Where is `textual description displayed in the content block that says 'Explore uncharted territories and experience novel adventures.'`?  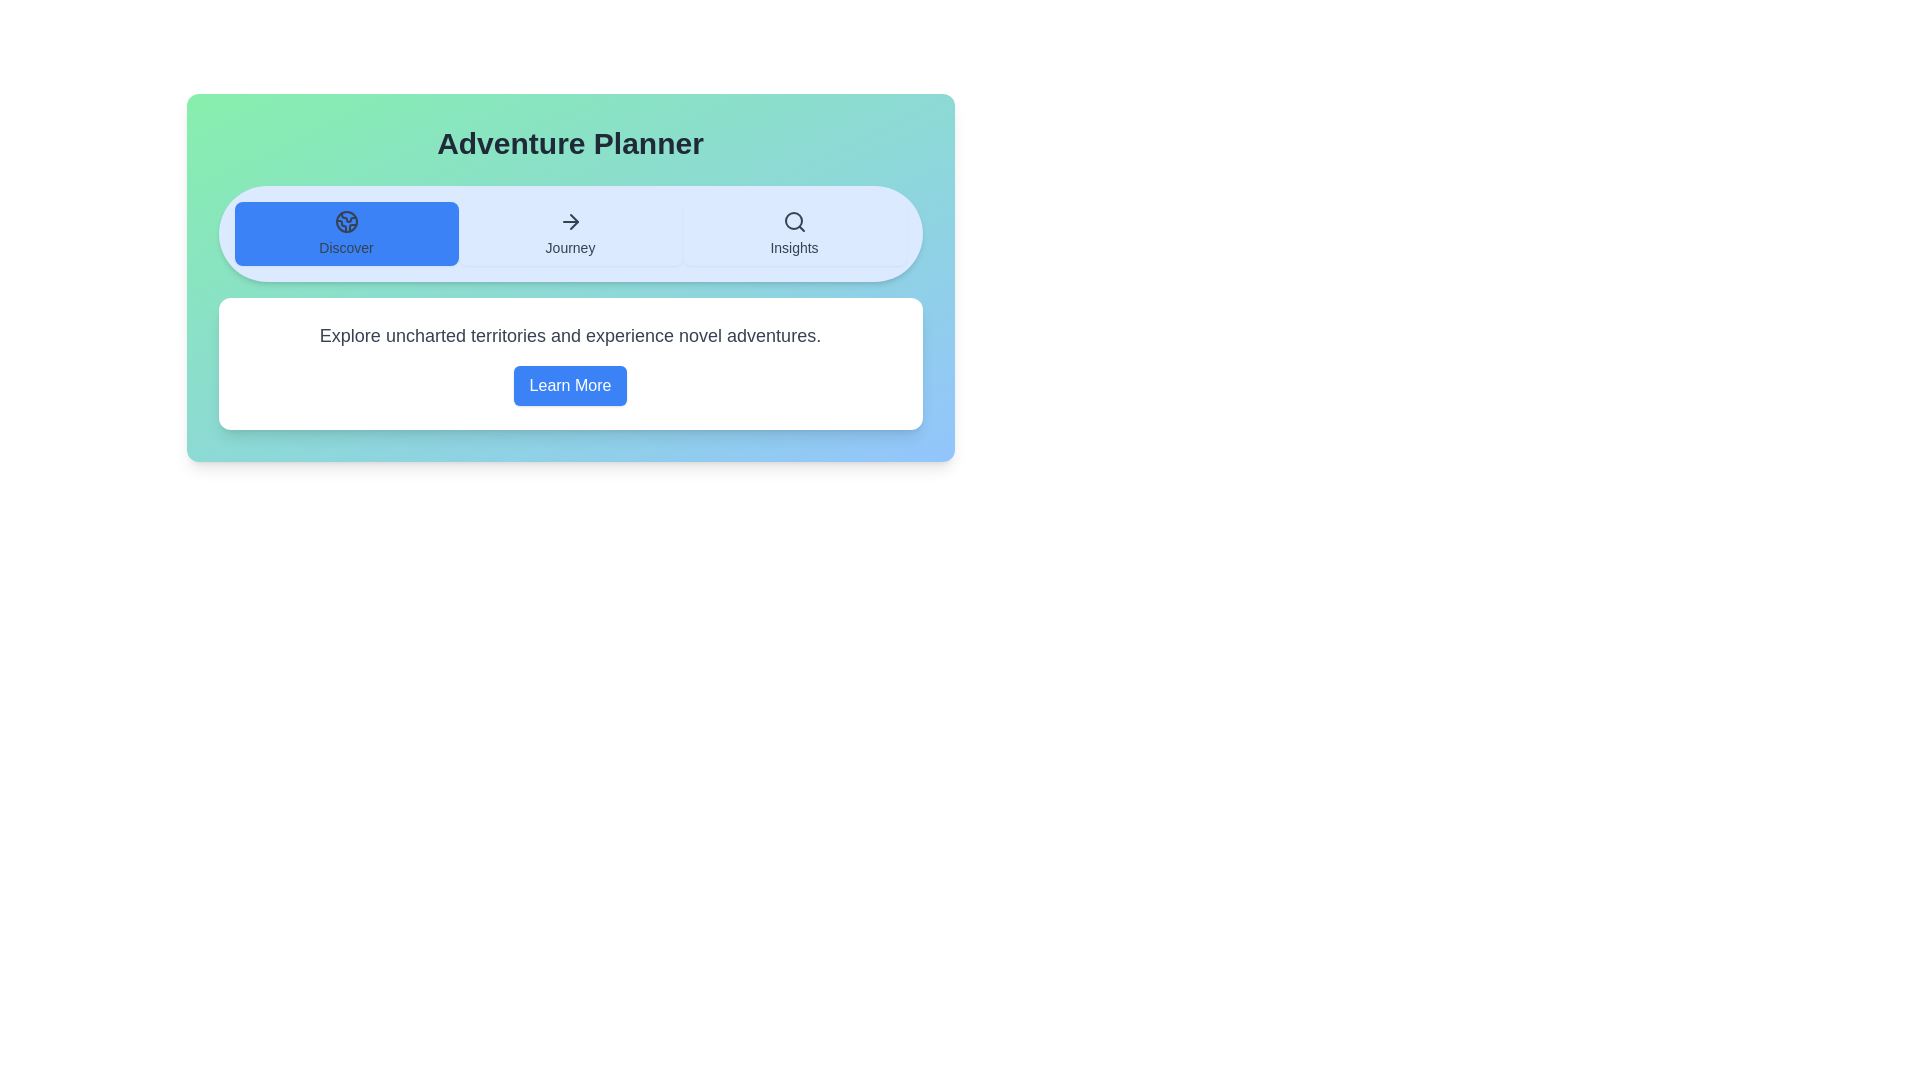 textual description displayed in the content block that says 'Explore uncharted territories and experience novel adventures.' is located at coordinates (569, 363).